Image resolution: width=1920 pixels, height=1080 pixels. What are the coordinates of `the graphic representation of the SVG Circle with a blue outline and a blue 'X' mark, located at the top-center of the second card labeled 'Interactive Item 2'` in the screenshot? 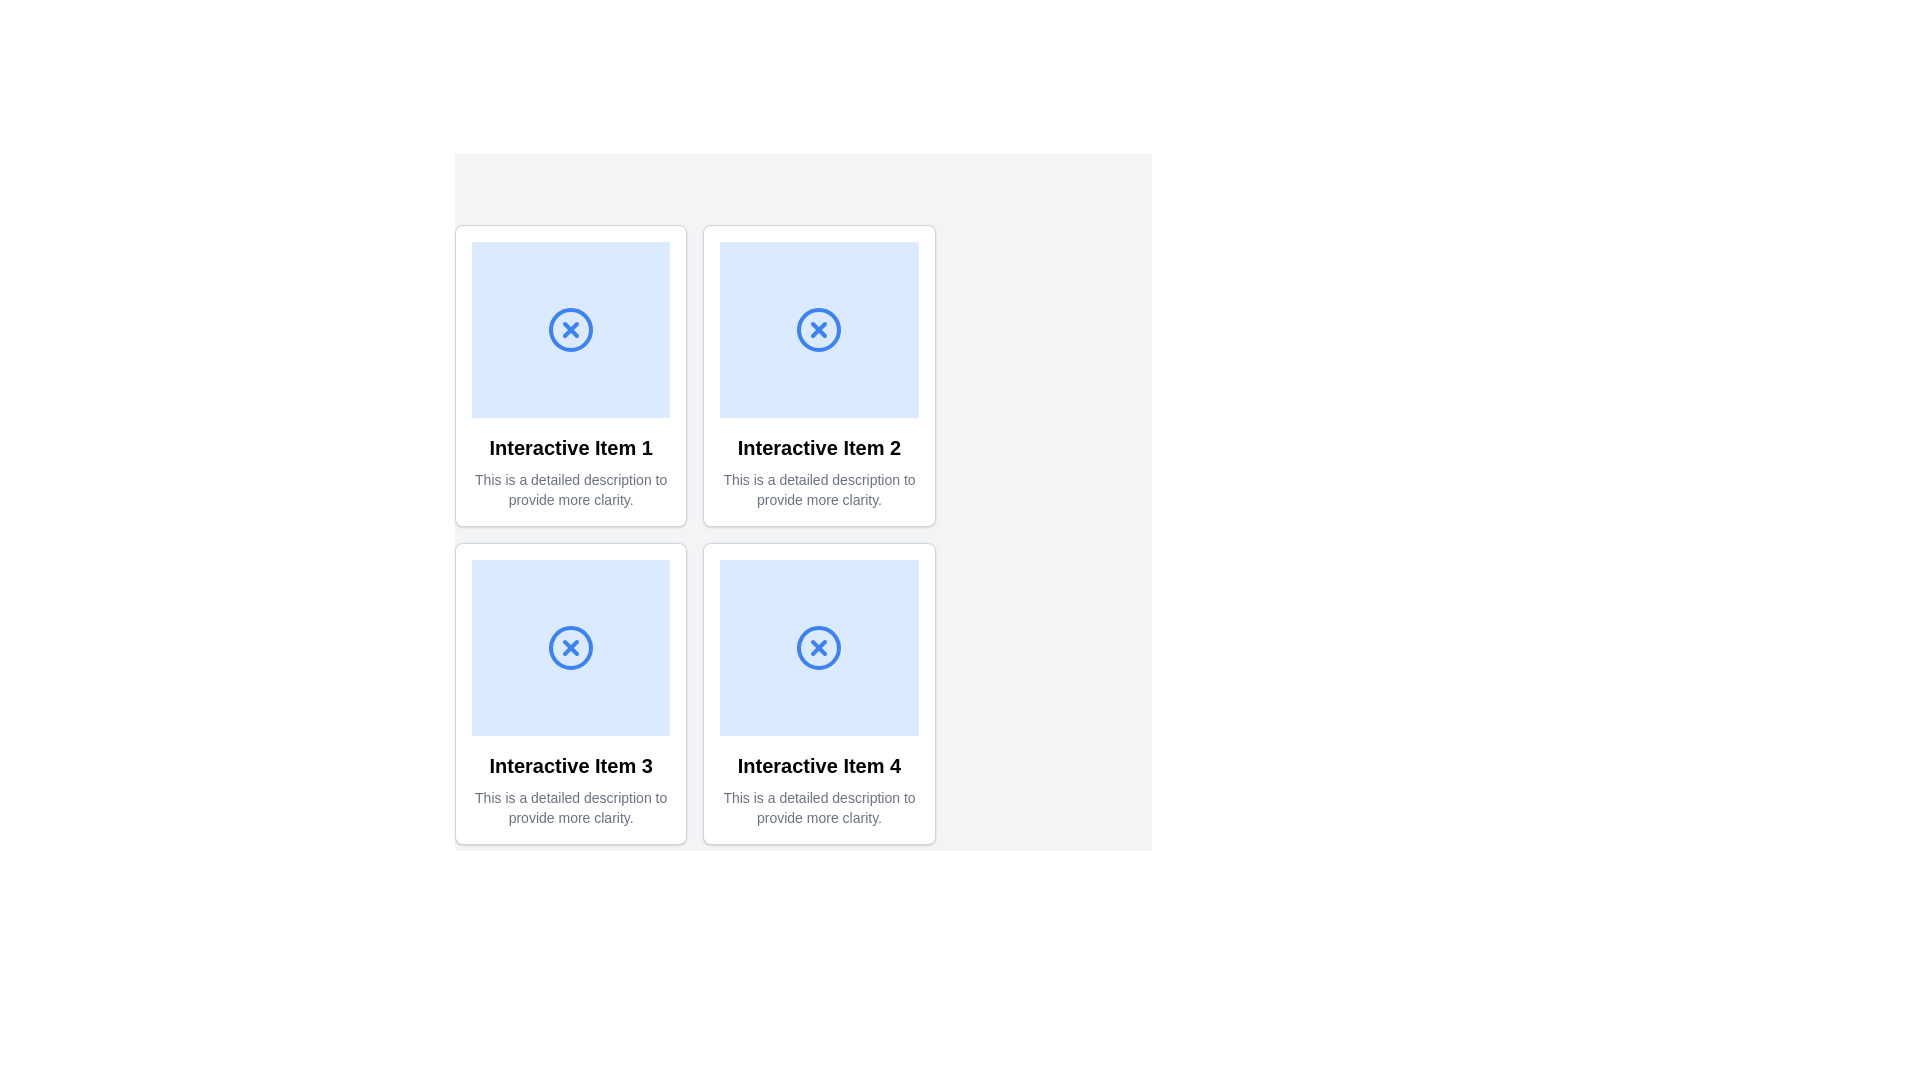 It's located at (819, 329).